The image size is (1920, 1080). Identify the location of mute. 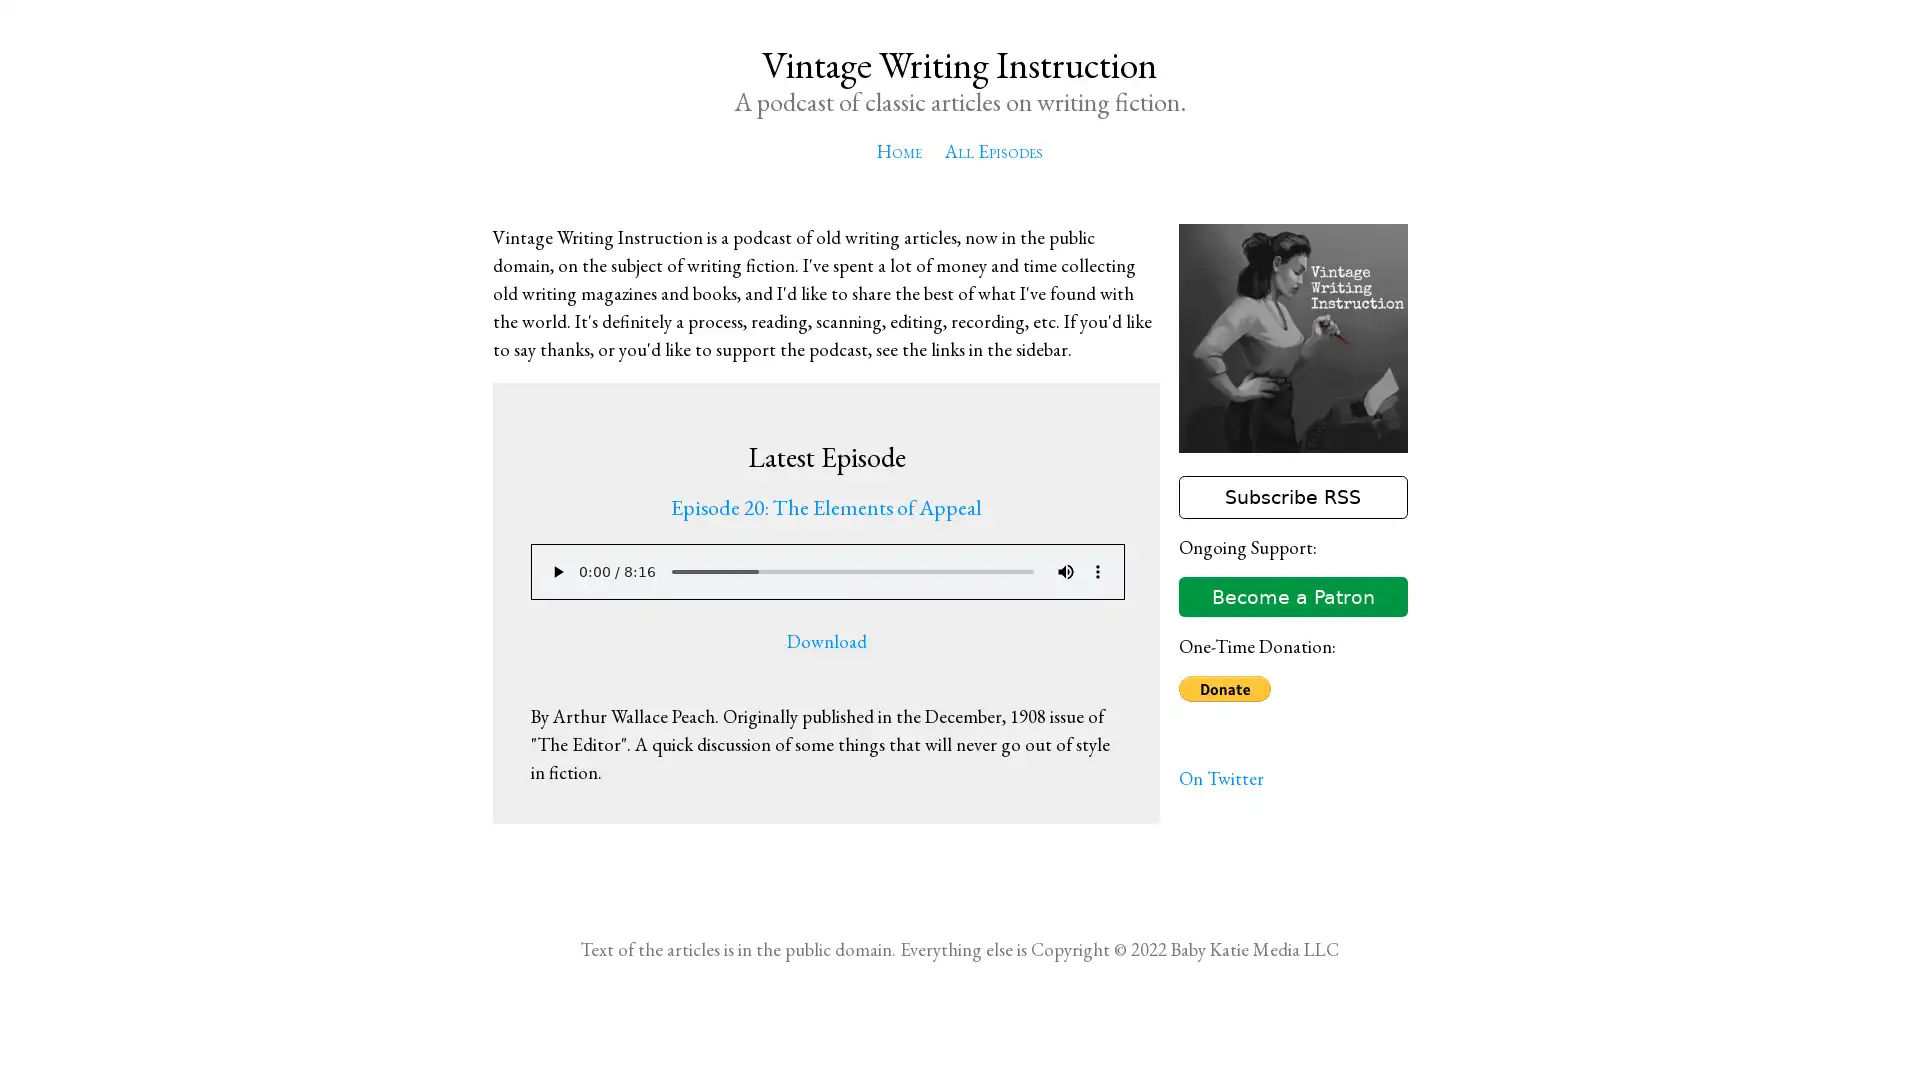
(1064, 571).